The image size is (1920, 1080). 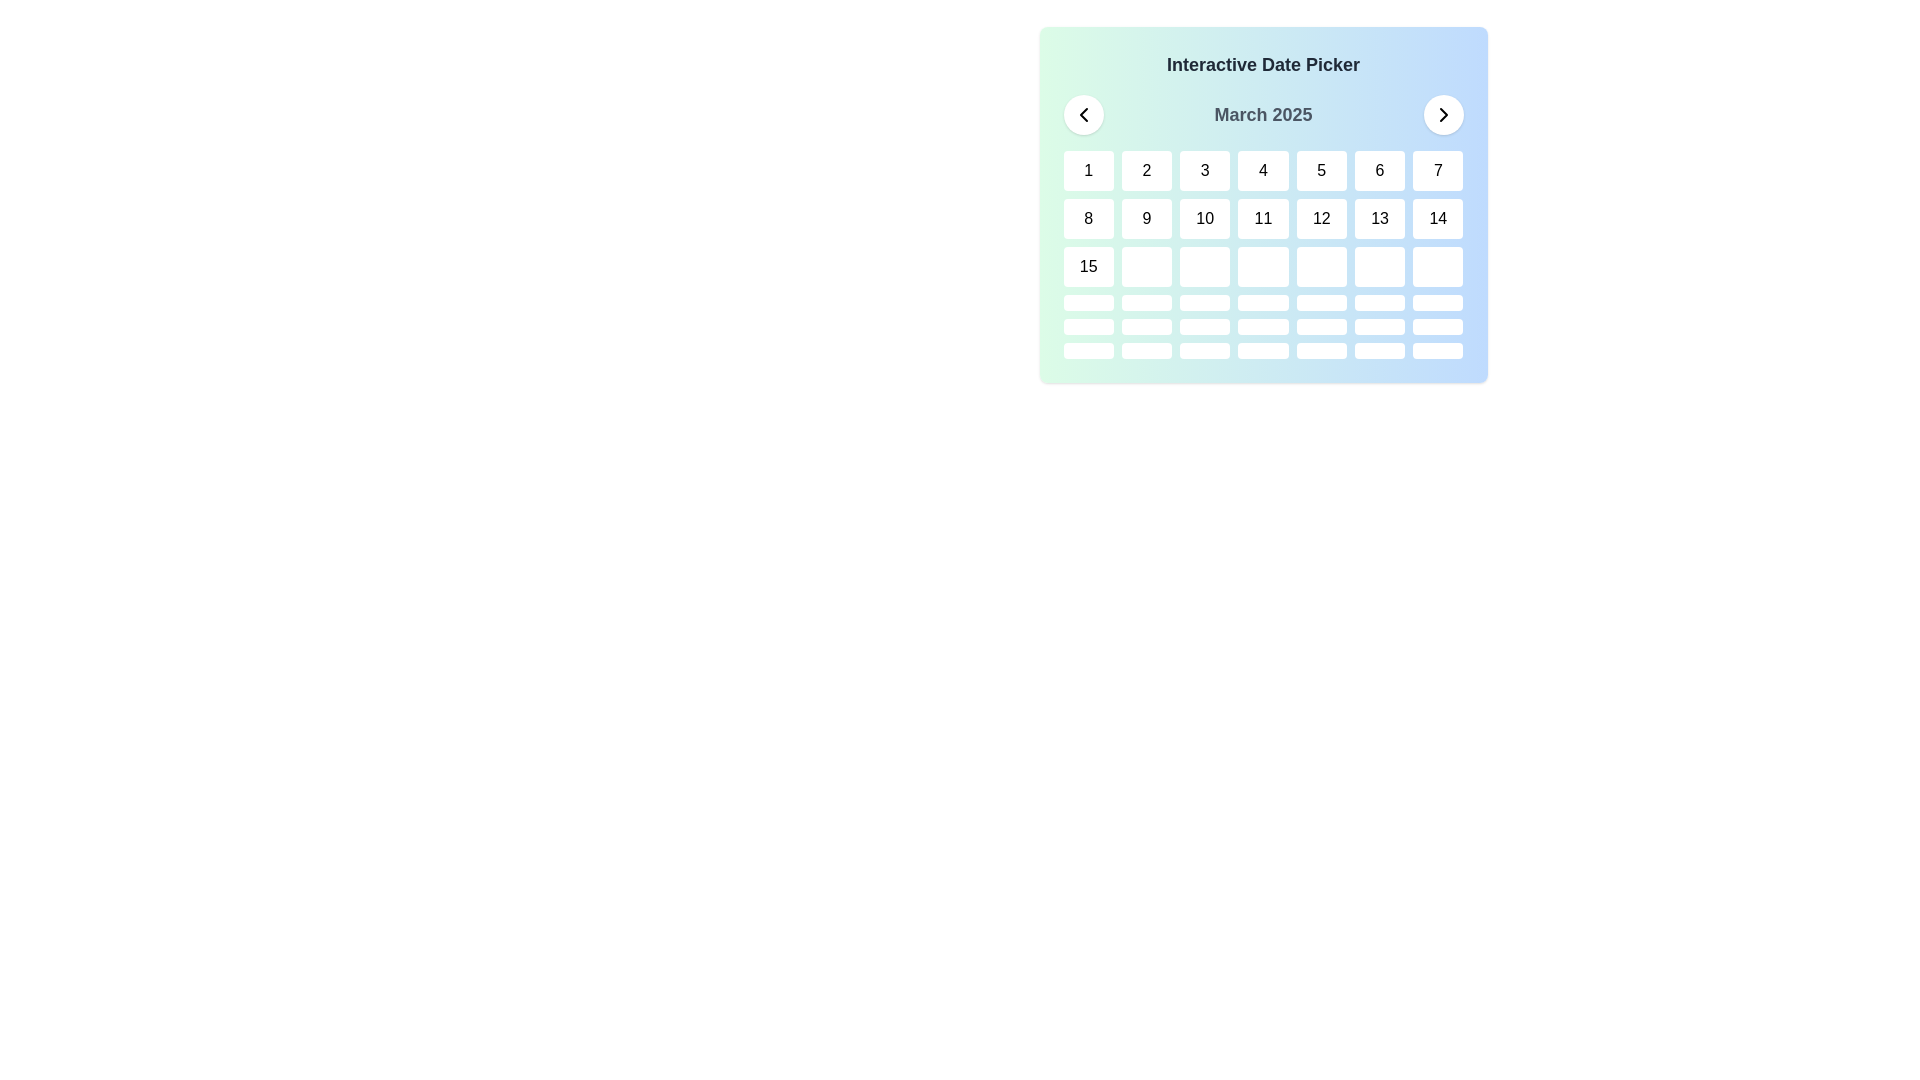 I want to click on the 2nd empty cell button in the last row of the calendar date picker, so click(x=1147, y=350).